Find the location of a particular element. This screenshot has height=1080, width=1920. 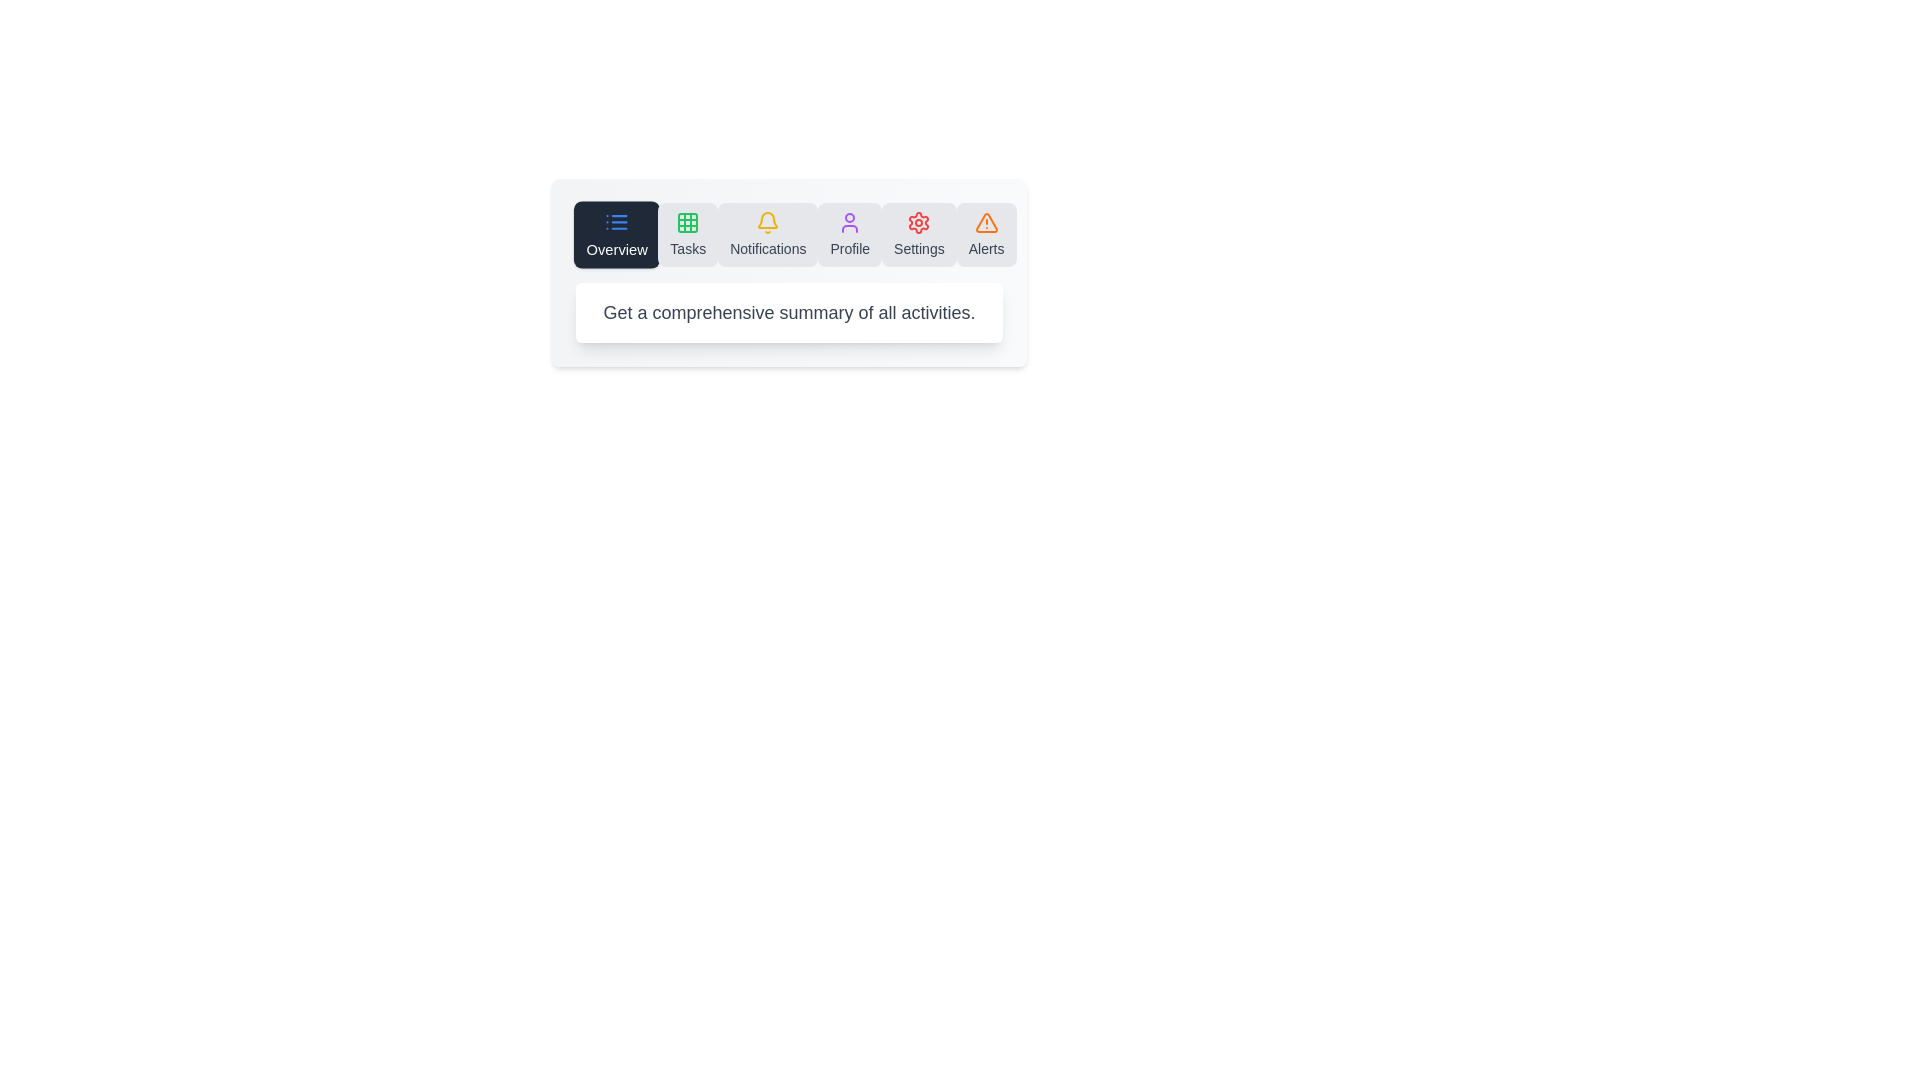

the icon to switch to the Tasks section is located at coordinates (687, 234).